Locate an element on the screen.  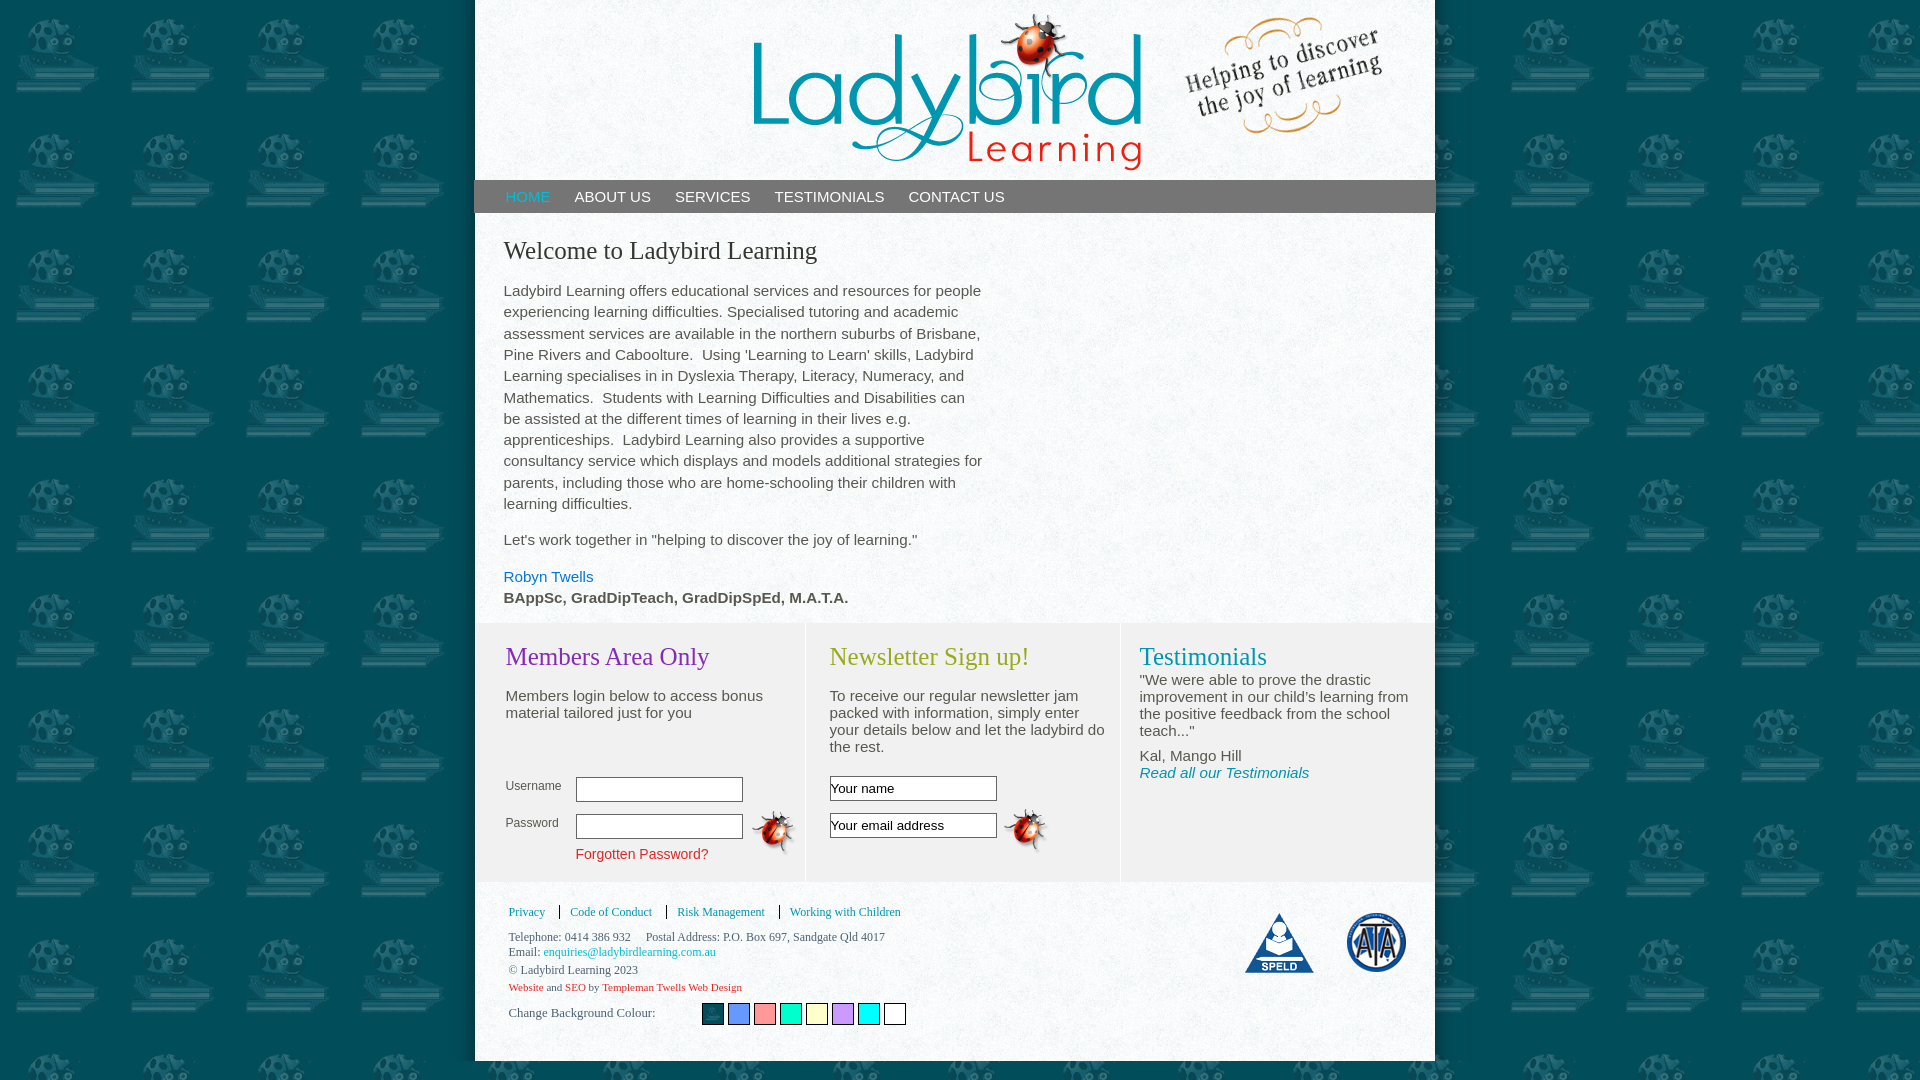
'ABOUT US' is located at coordinates (610, 196).